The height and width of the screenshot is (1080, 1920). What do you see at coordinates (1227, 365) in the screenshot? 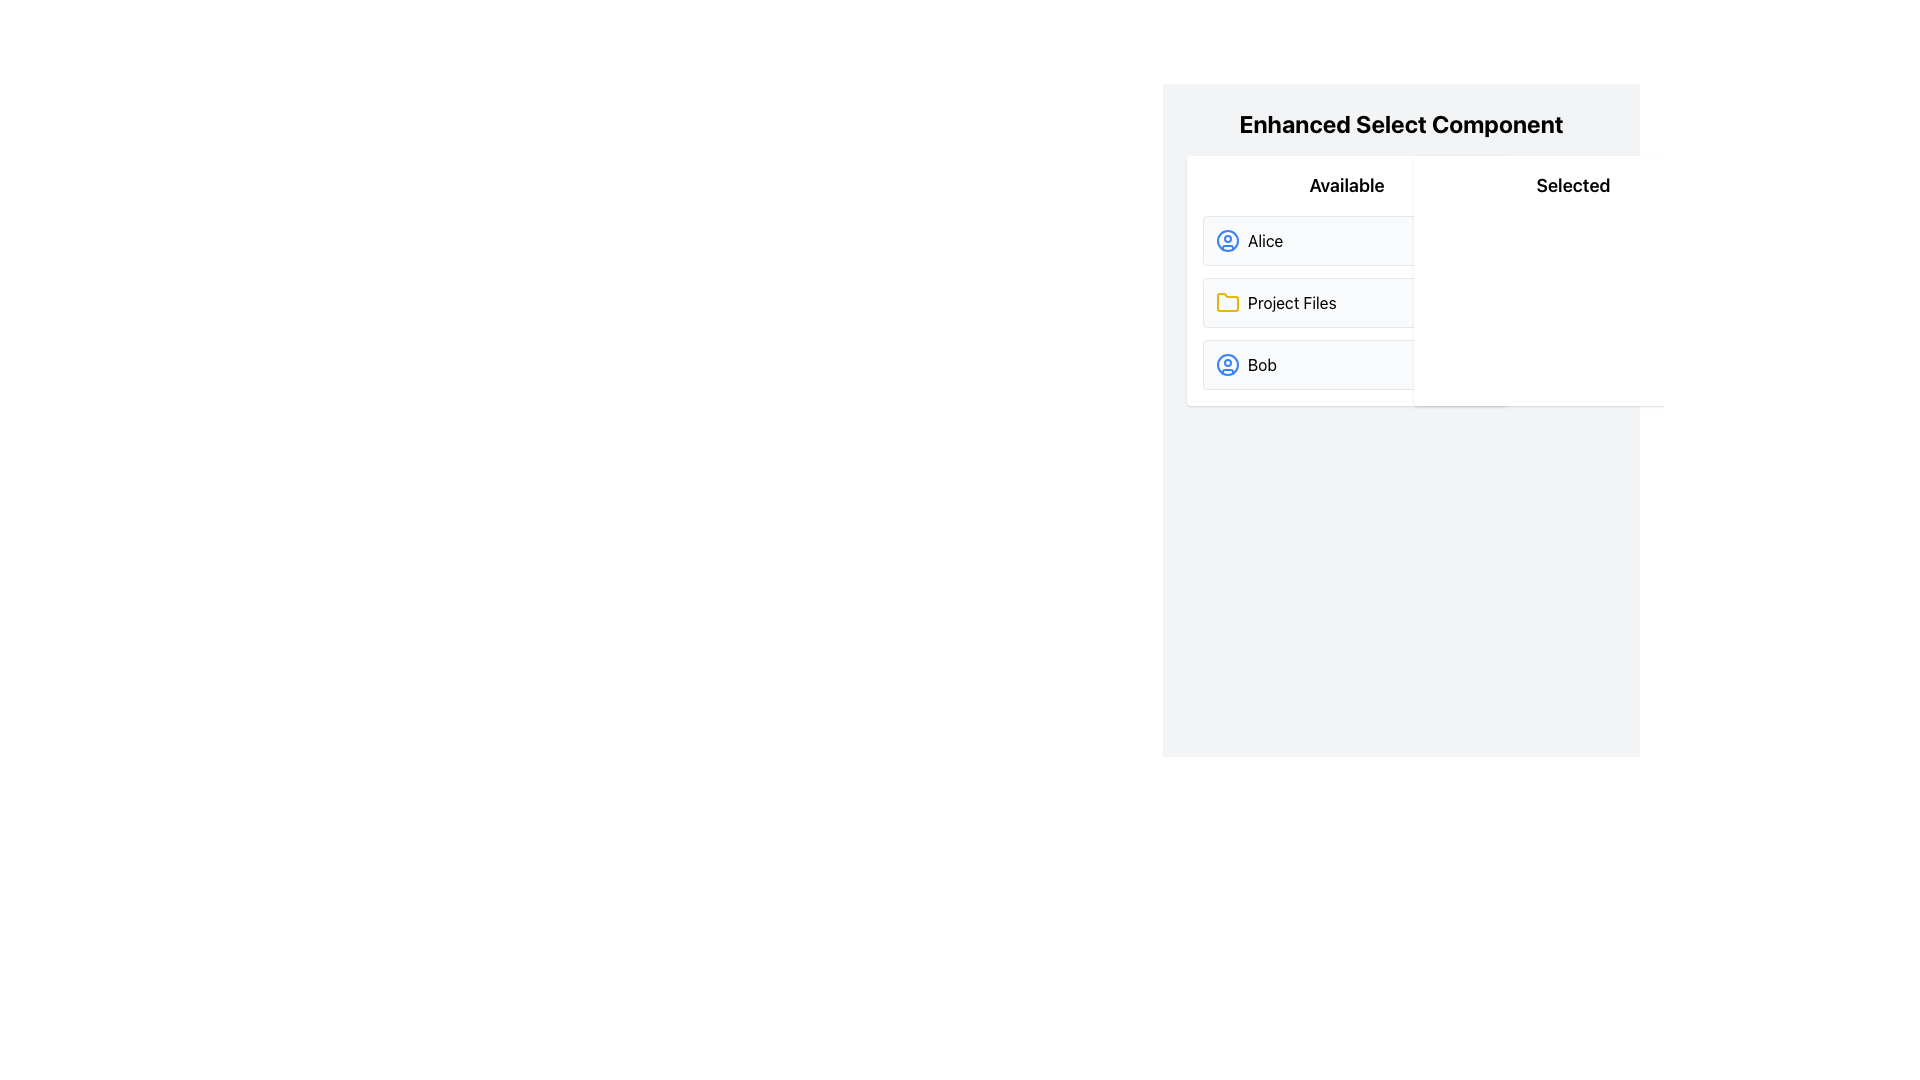
I see `the user 'Bob' icon in the 'Available' list section, positioned as the leftmost element in the row` at bounding box center [1227, 365].